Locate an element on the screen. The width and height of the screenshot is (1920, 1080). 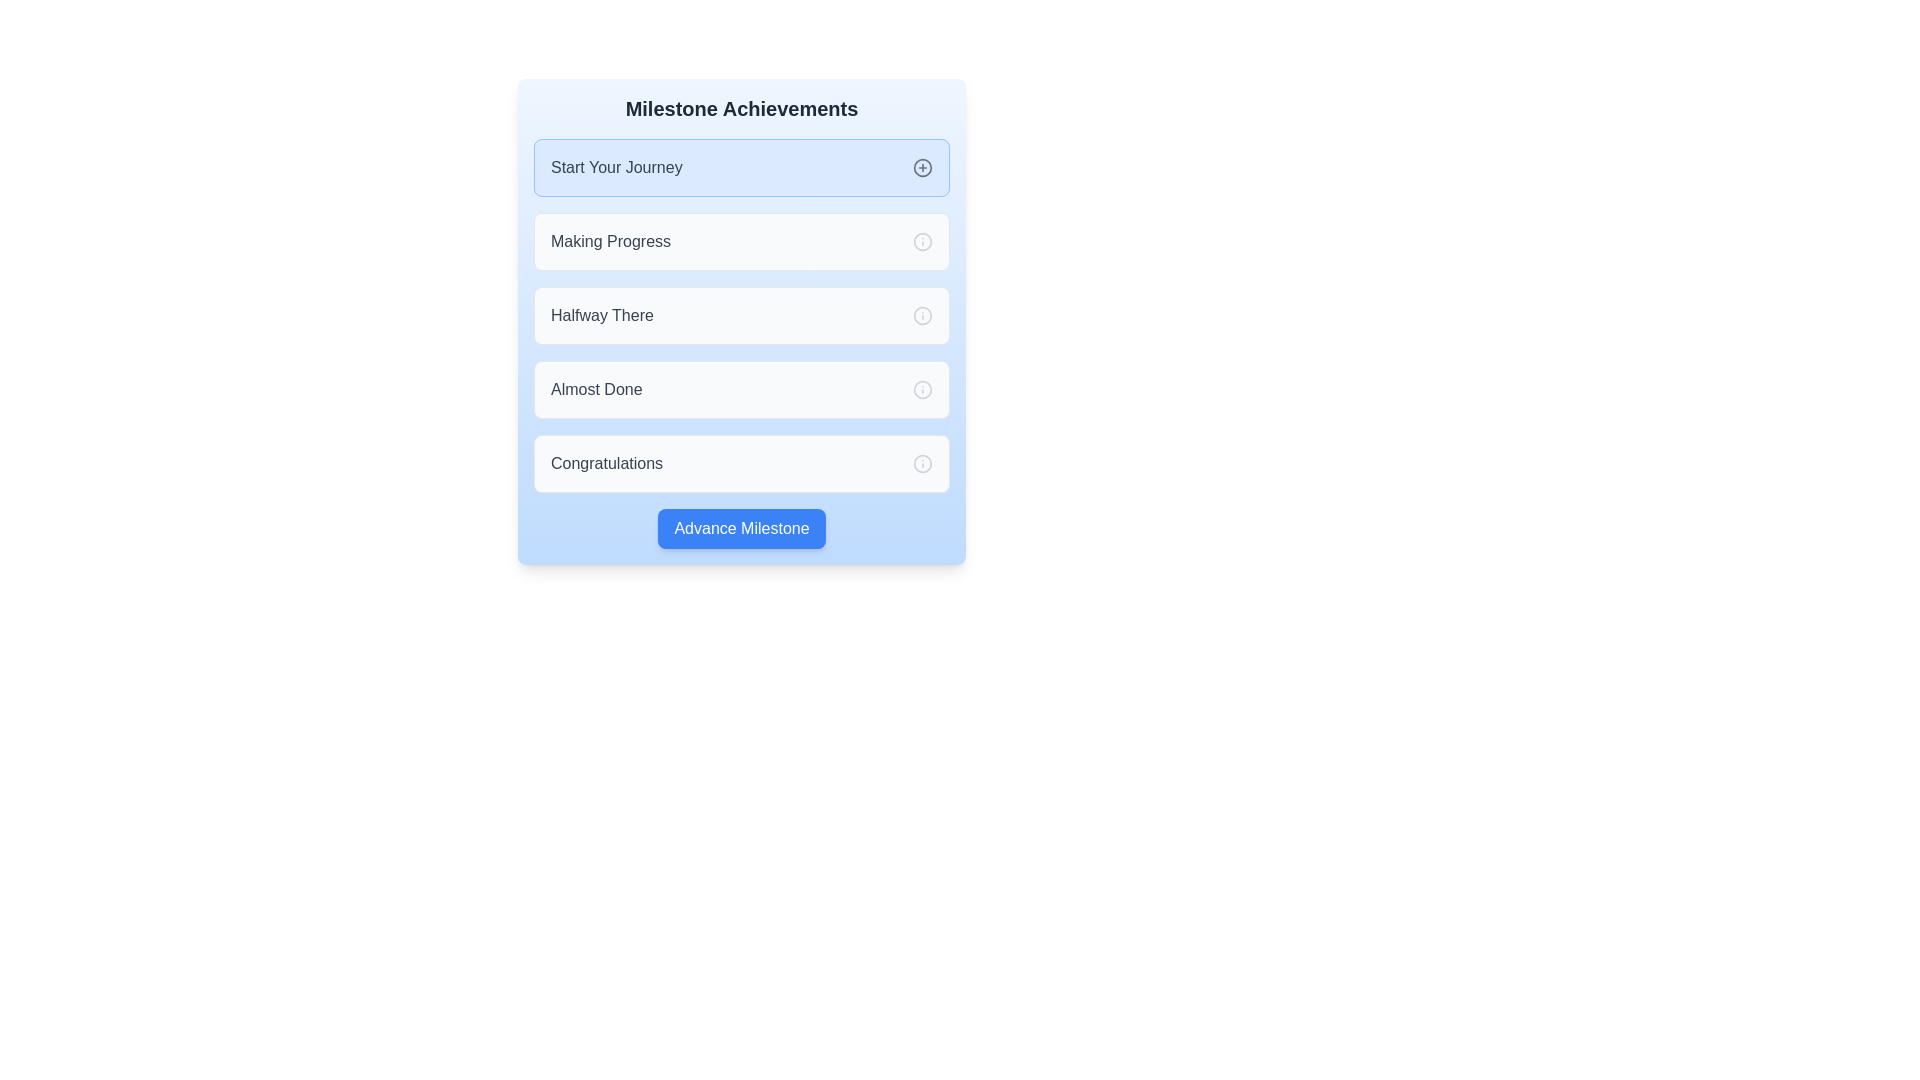
the Circle in the SVG graphic that represents the milestone in the 'Making Progress' row, which is right-aligned to the text is located at coordinates (921, 241).